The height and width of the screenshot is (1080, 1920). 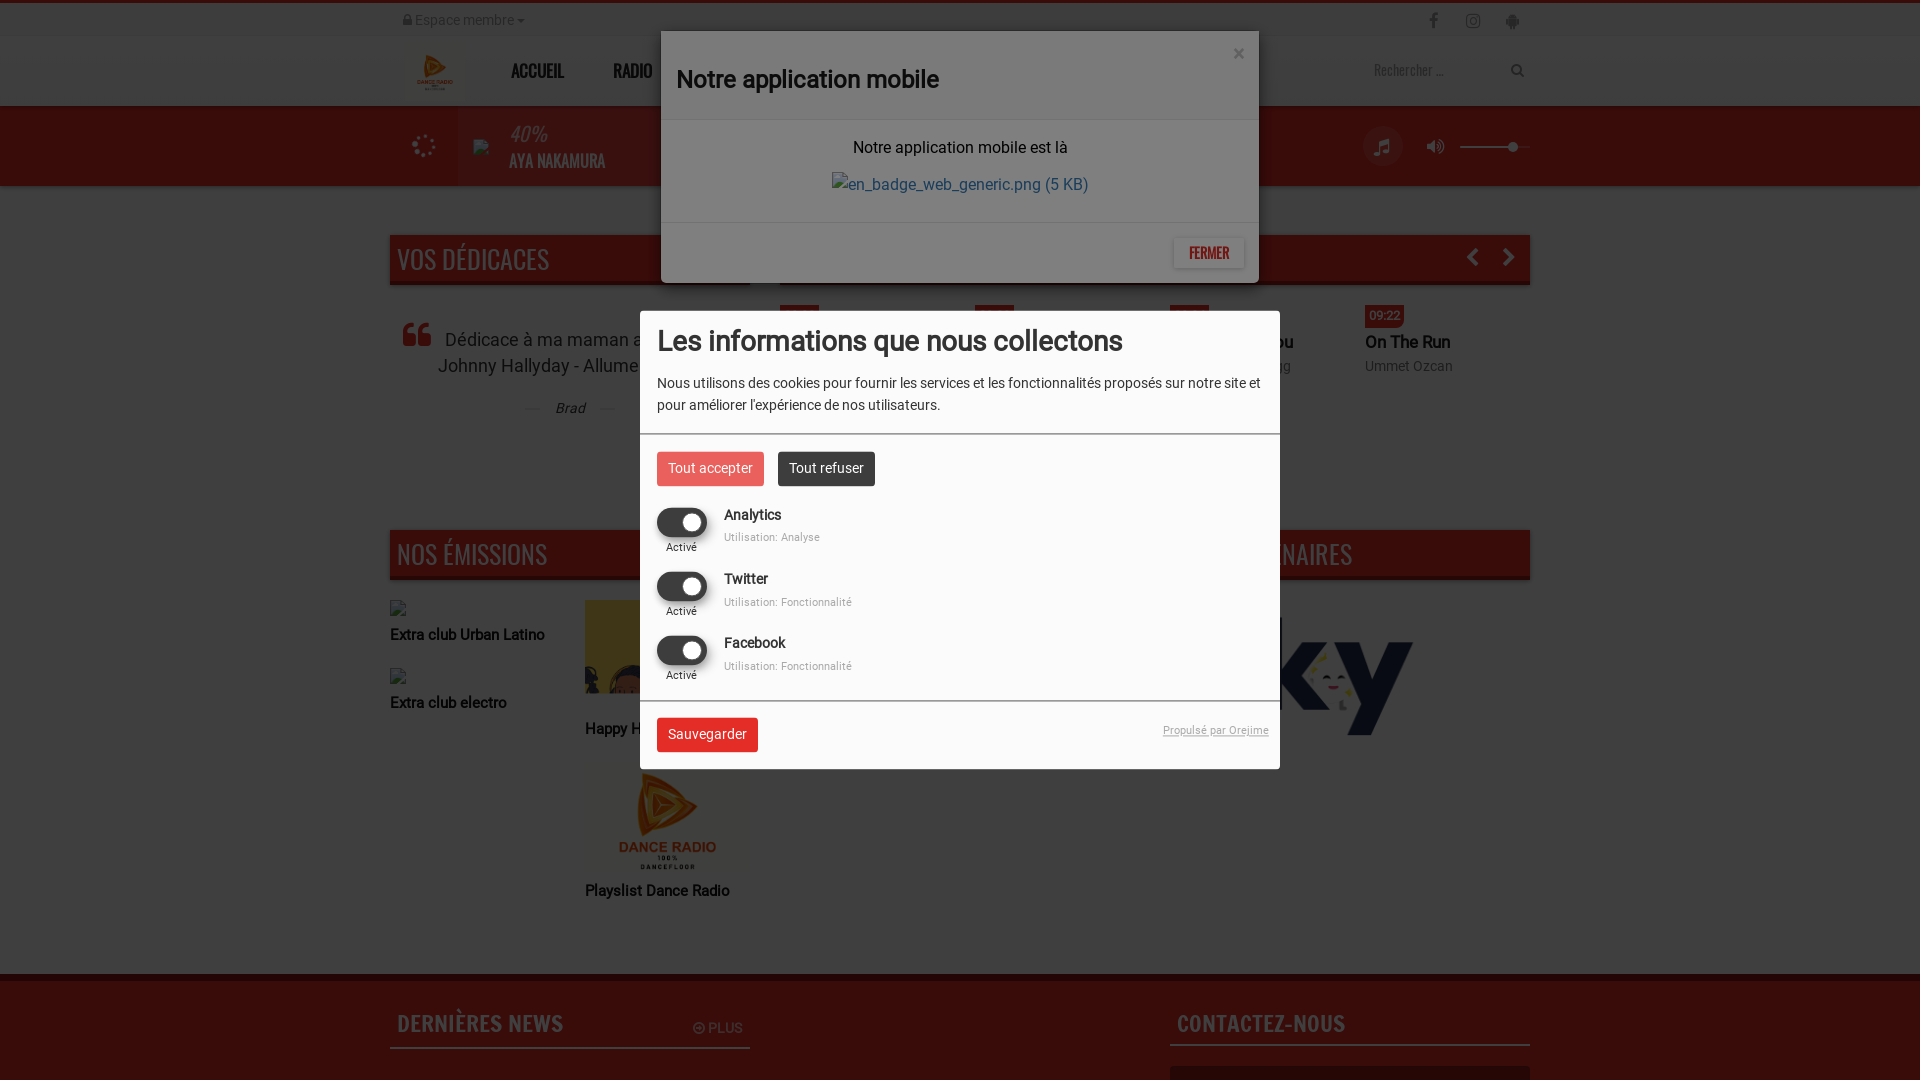 I want to click on 'PLUS', so click(x=692, y=1028).